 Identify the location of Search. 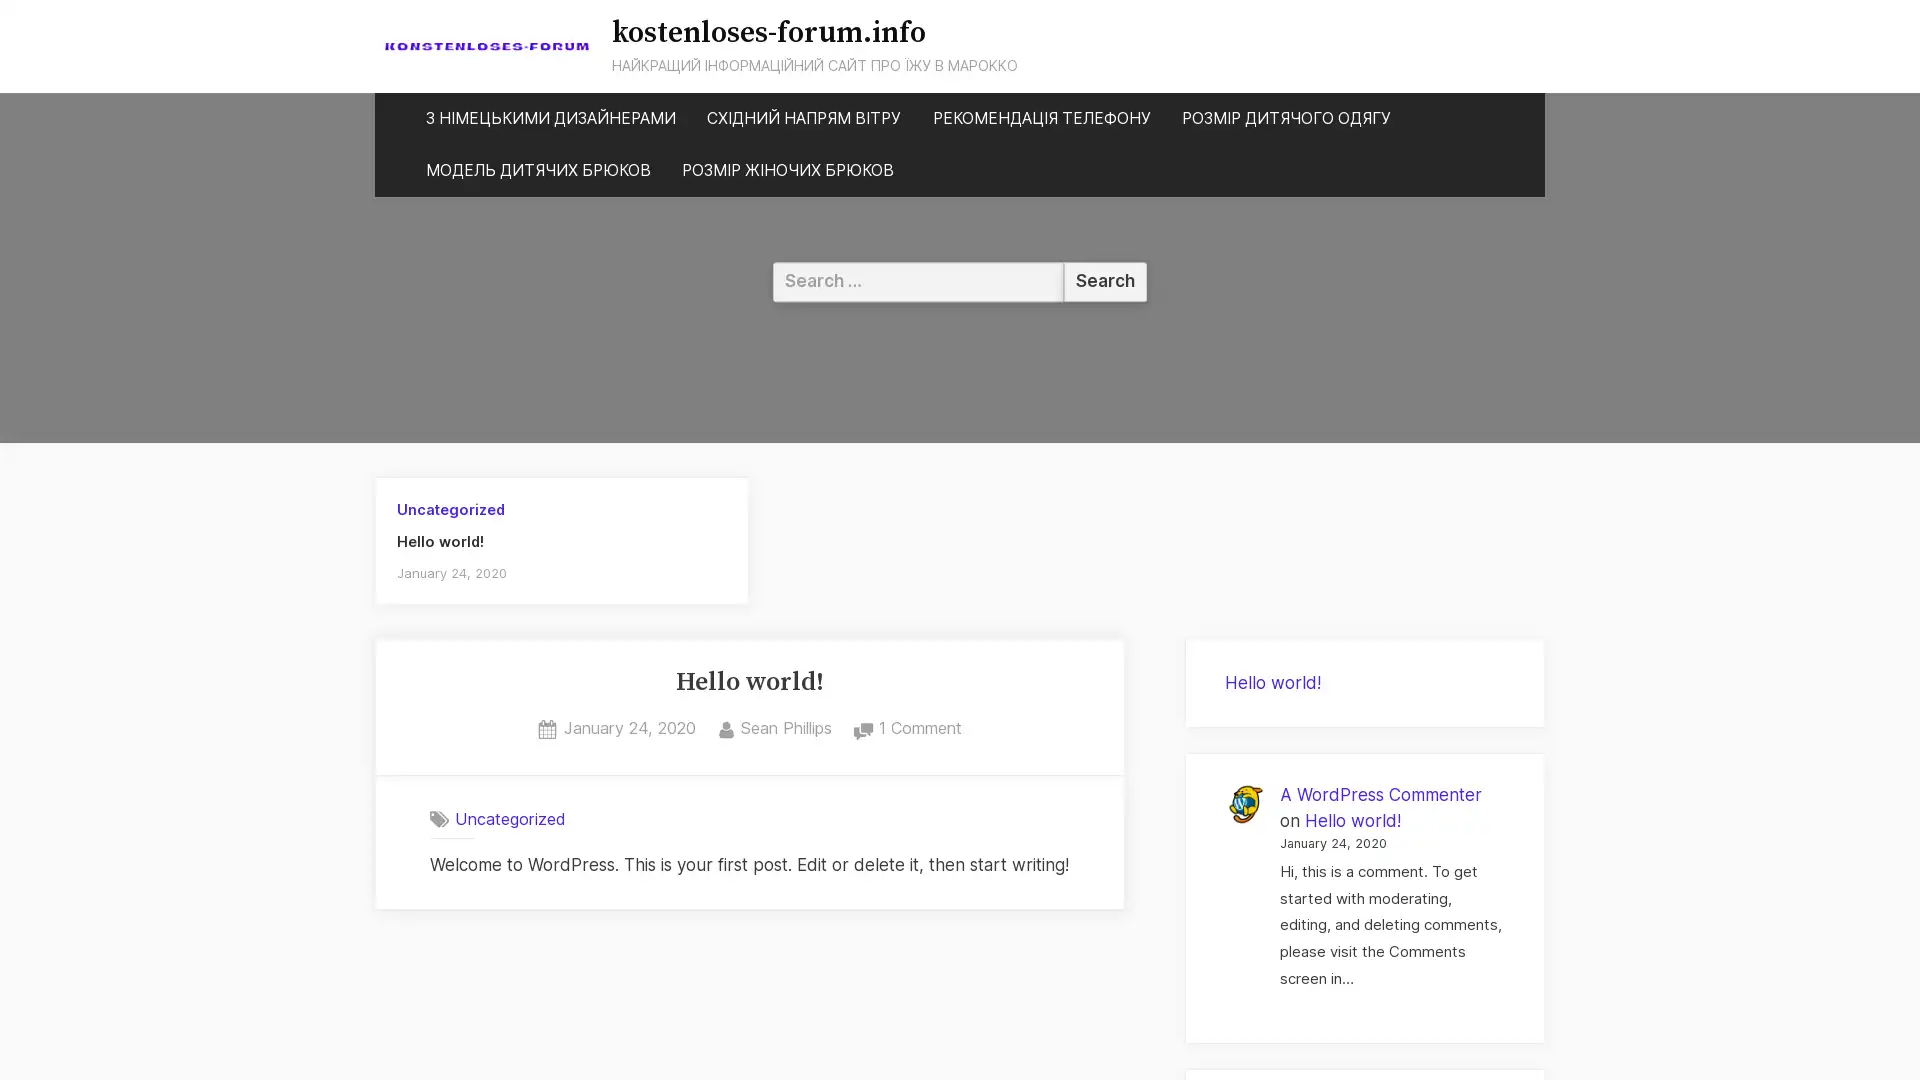
(1104, 281).